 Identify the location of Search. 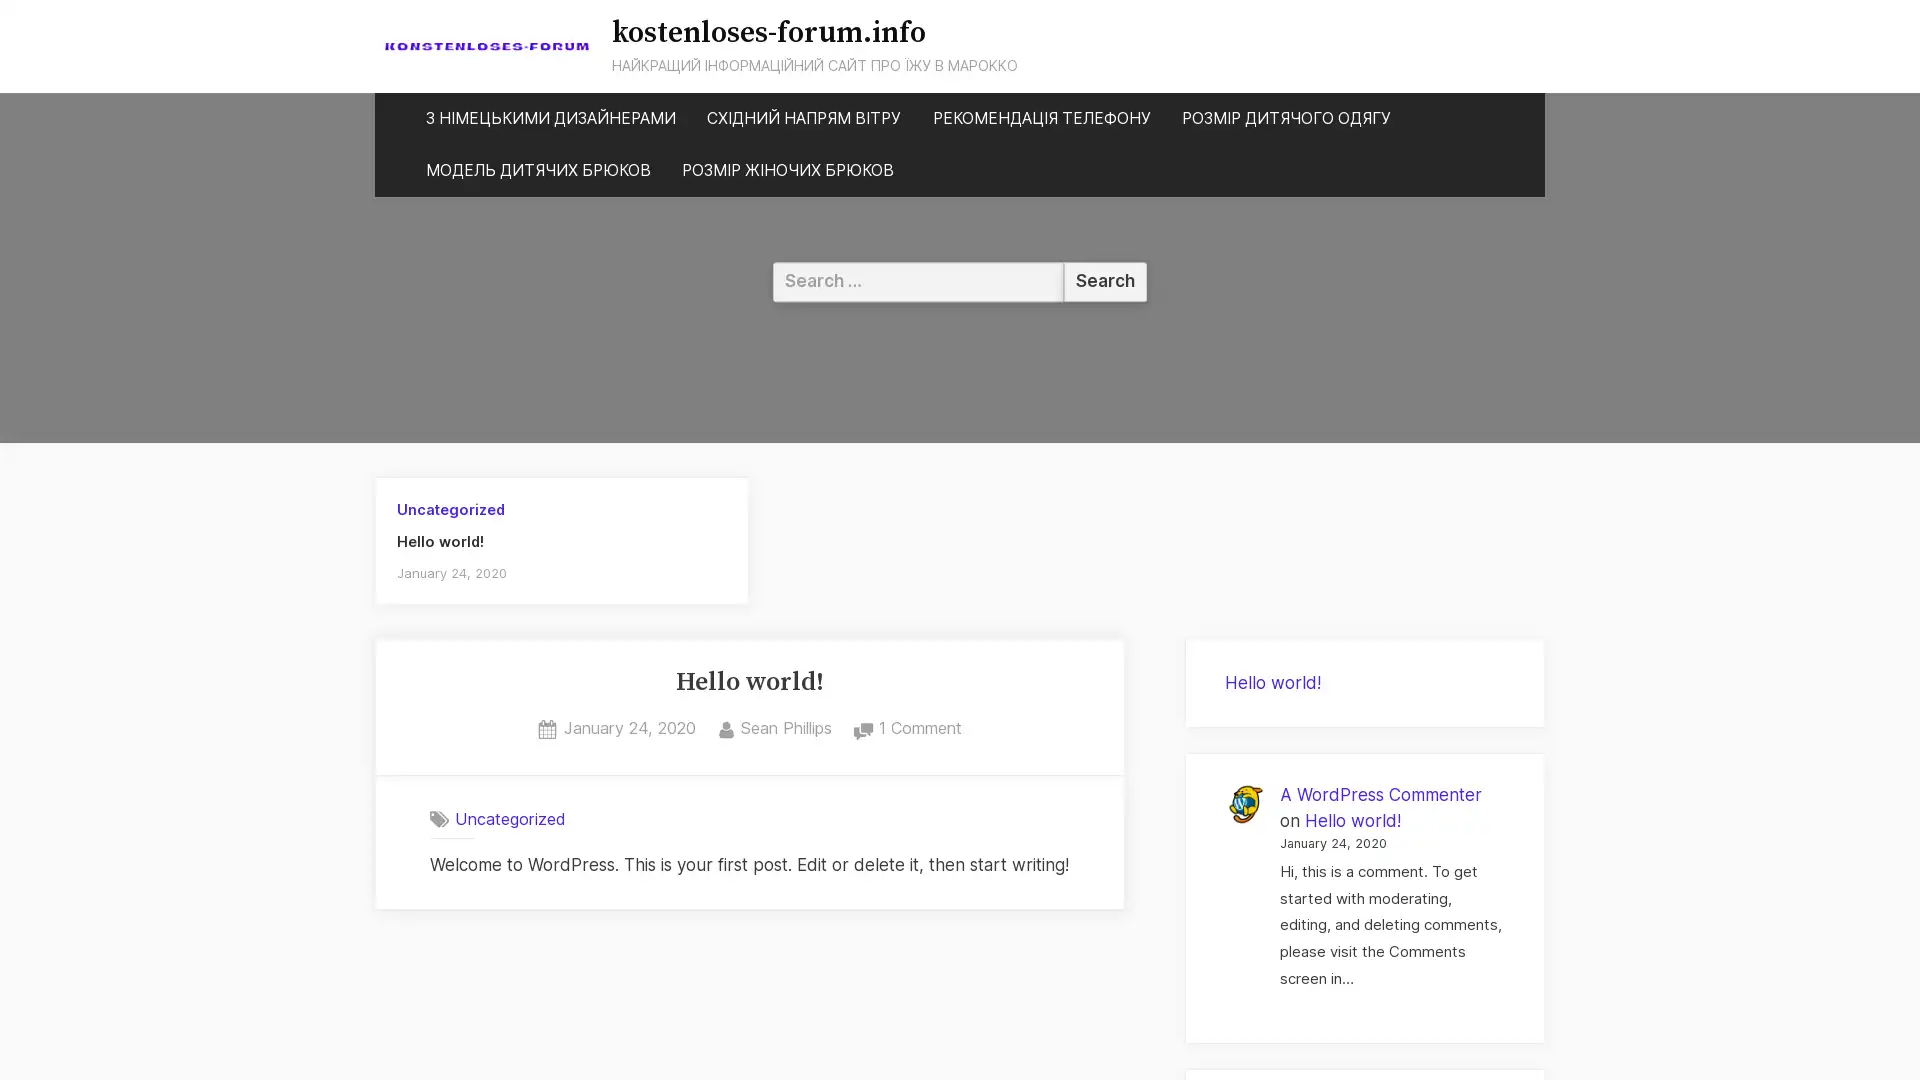
(1104, 281).